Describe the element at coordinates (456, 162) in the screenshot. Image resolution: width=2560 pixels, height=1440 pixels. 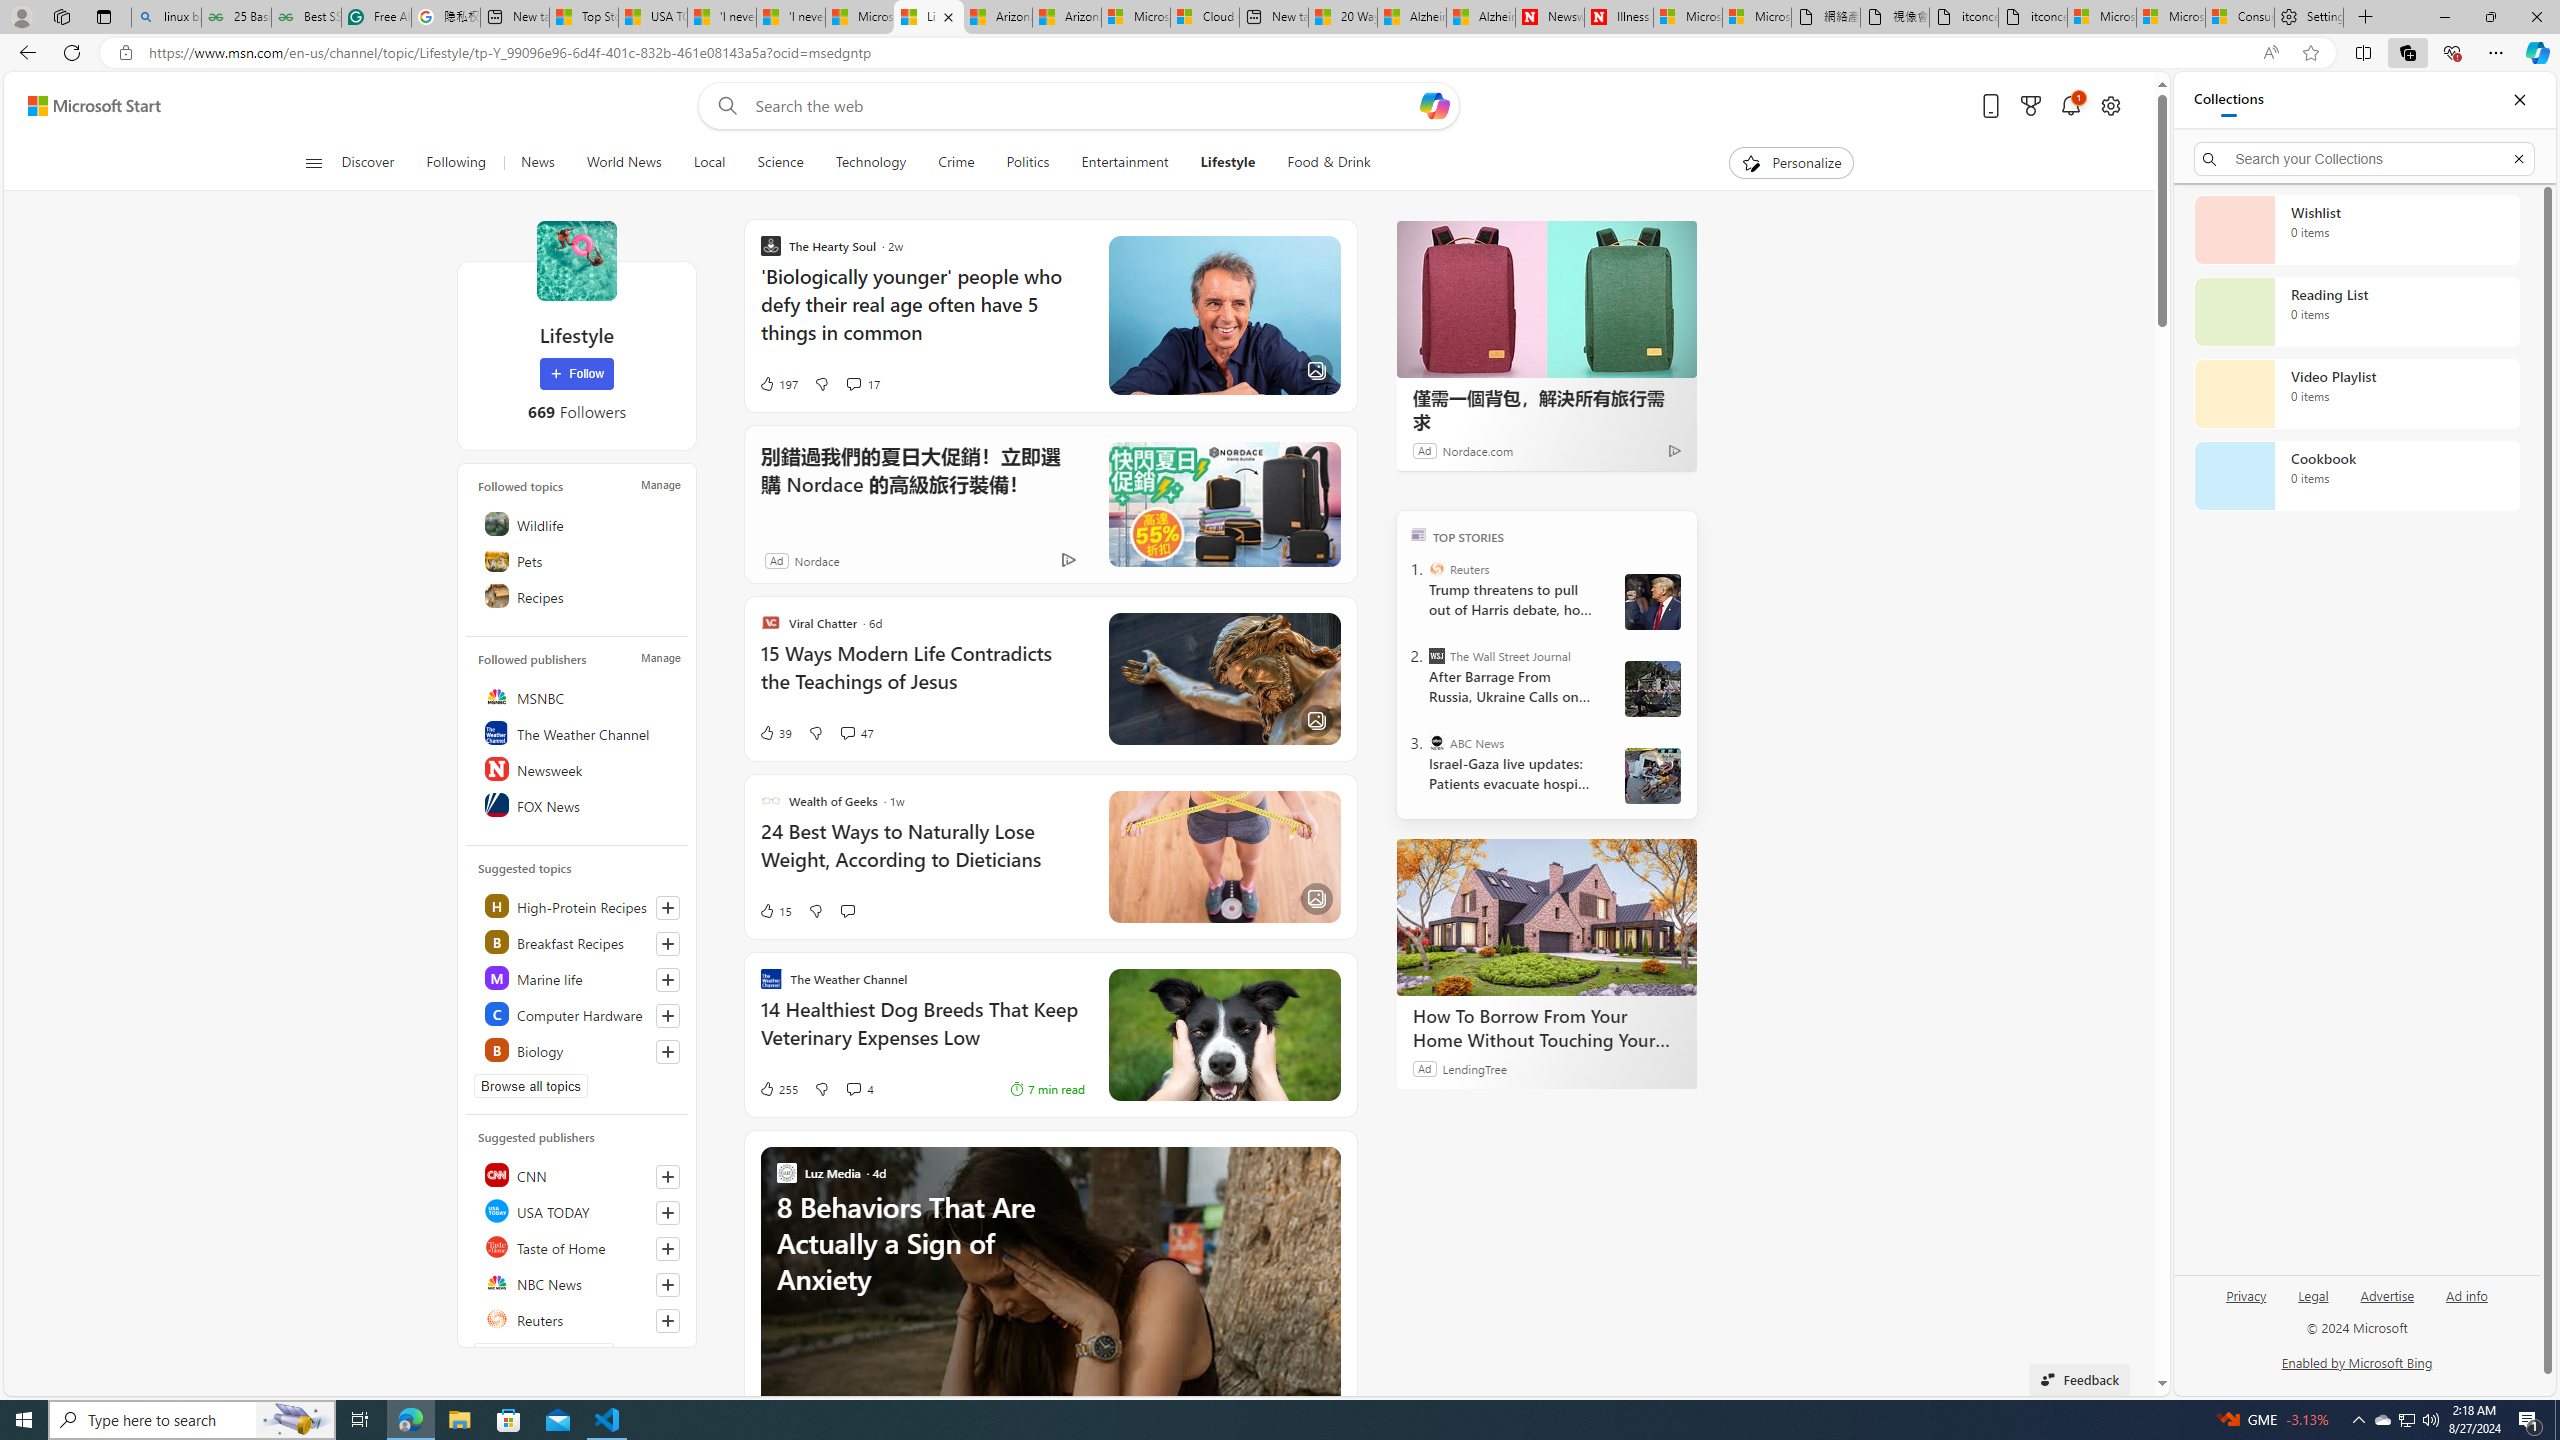
I see `'Following'` at that location.